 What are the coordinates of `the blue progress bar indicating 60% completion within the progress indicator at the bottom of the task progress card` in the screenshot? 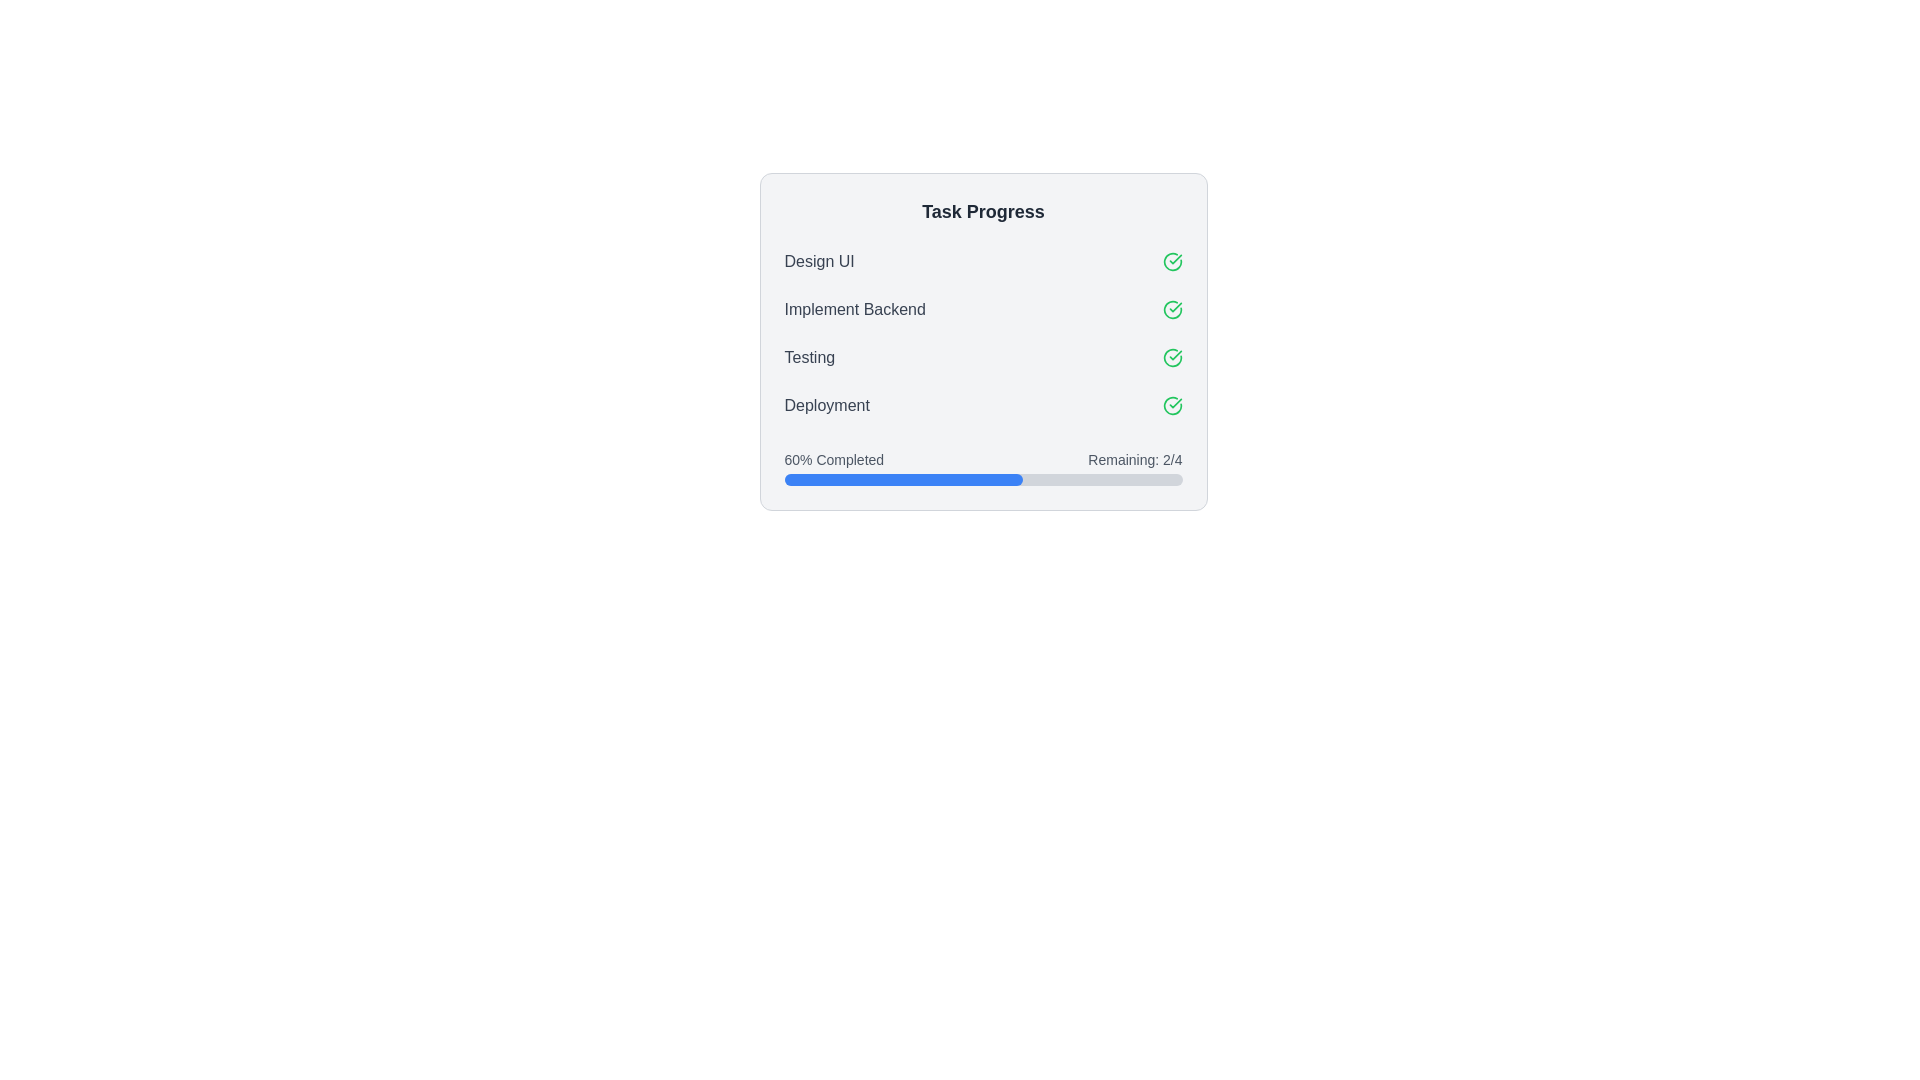 It's located at (902, 479).